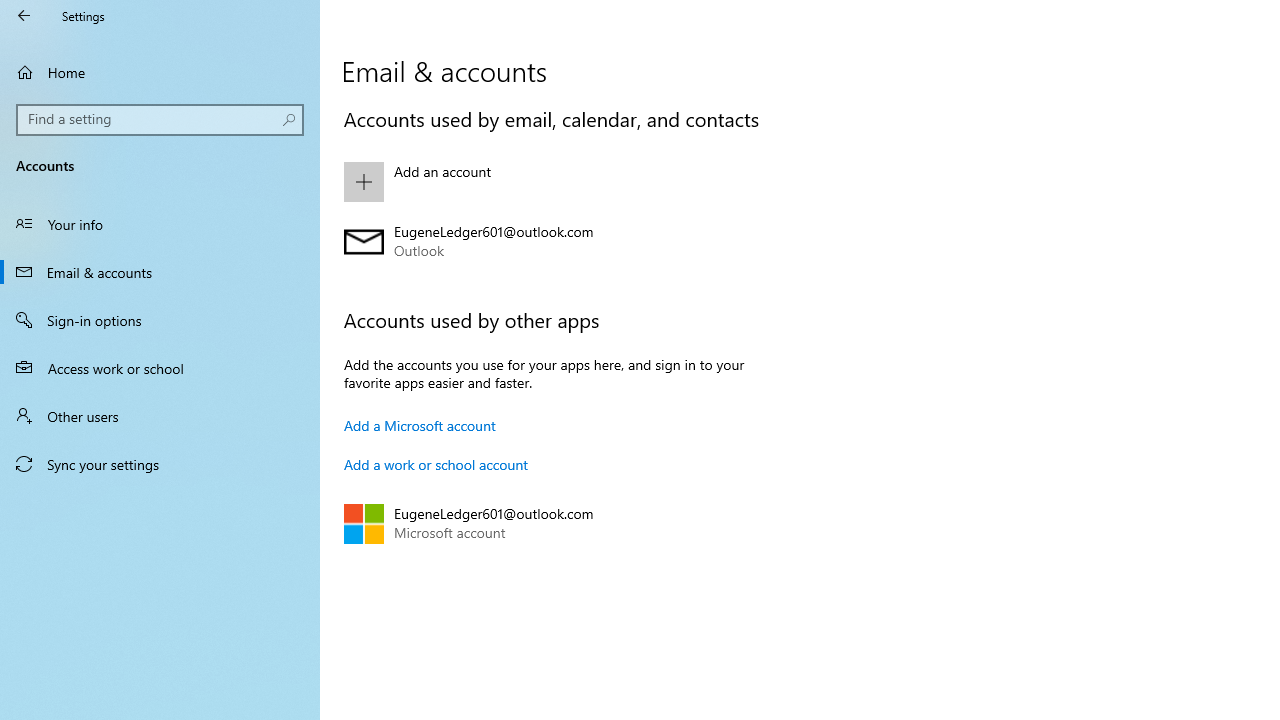 Image resolution: width=1280 pixels, height=720 pixels. I want to click on 'Add a work or school account', so click(435, 464).